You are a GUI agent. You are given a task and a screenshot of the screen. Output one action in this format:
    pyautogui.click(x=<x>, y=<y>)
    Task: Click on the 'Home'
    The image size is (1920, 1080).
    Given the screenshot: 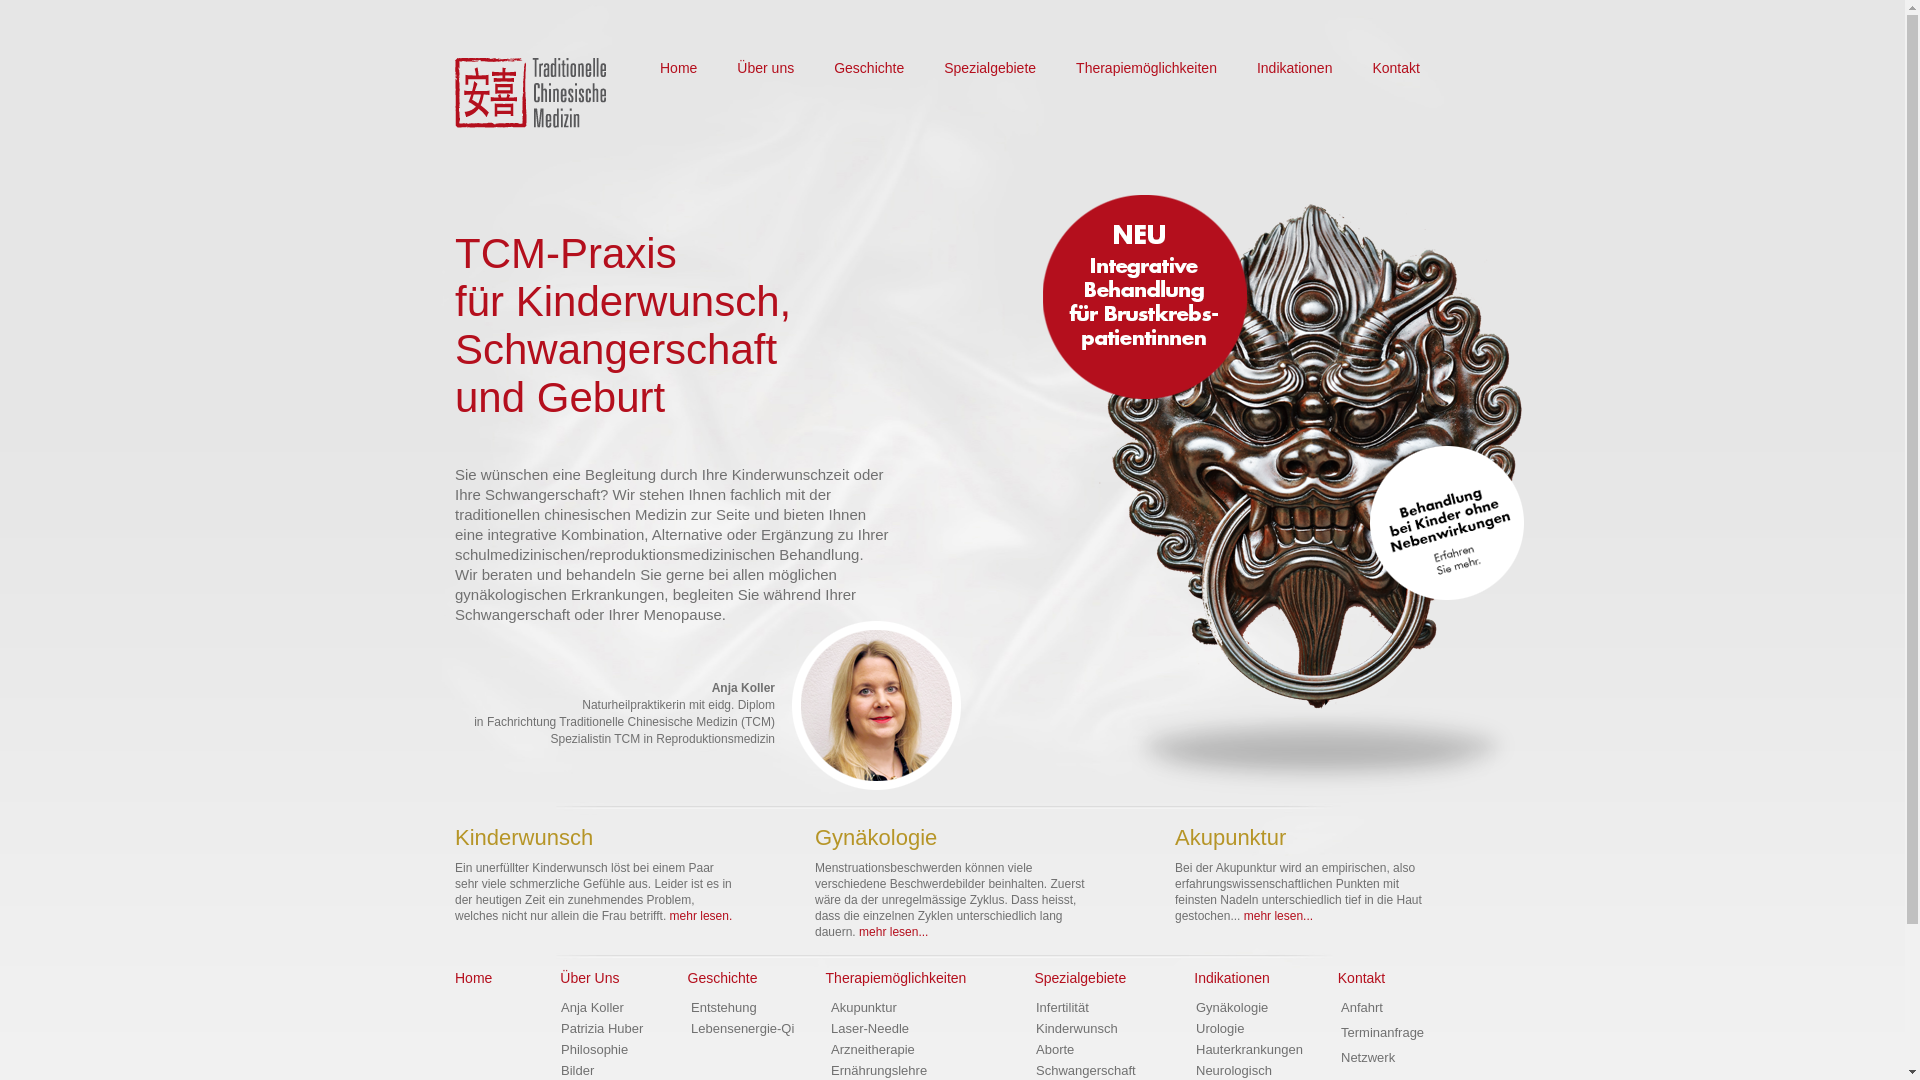 What is the action you would take?
    pyautogui.click(x=454, y=977)
    